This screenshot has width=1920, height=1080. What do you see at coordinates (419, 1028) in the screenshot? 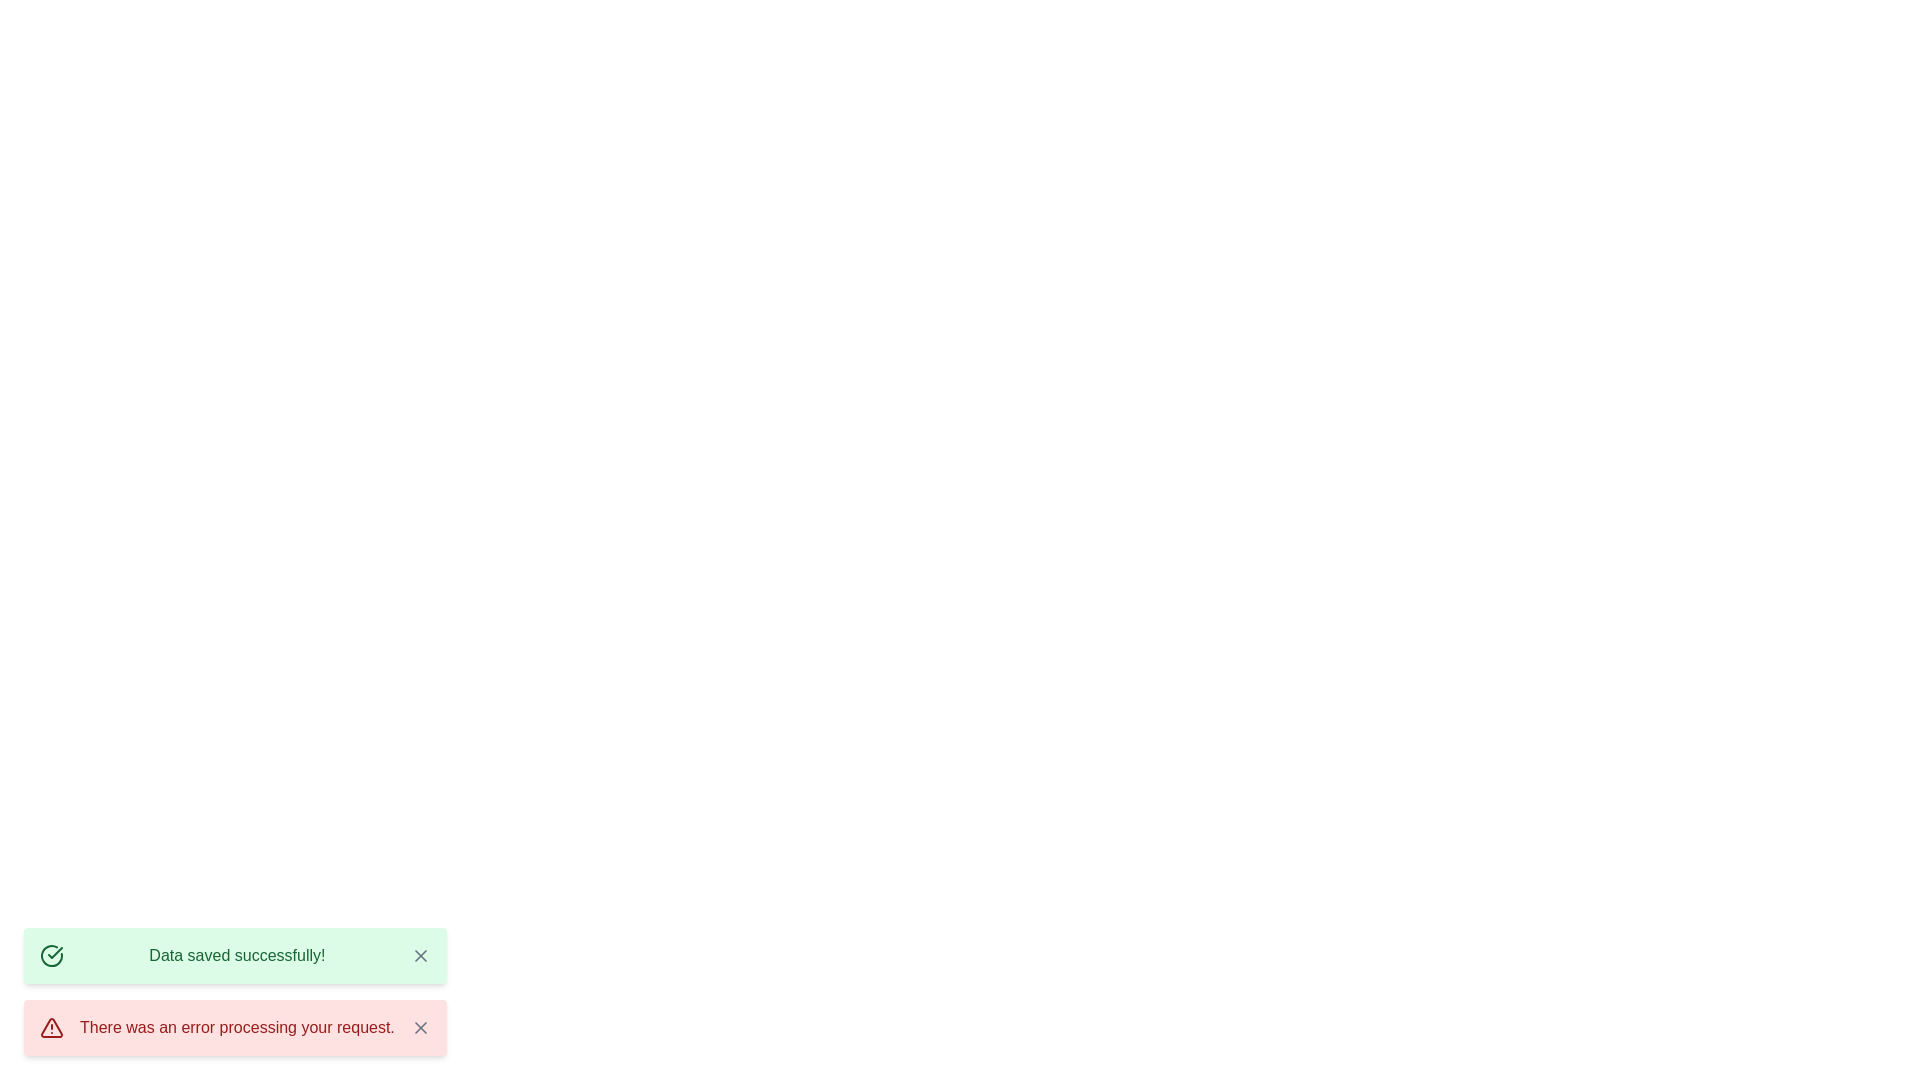
I see `the close button of the notification with message 'There was an error processing your request.'` at bounding box center [419, 1028].